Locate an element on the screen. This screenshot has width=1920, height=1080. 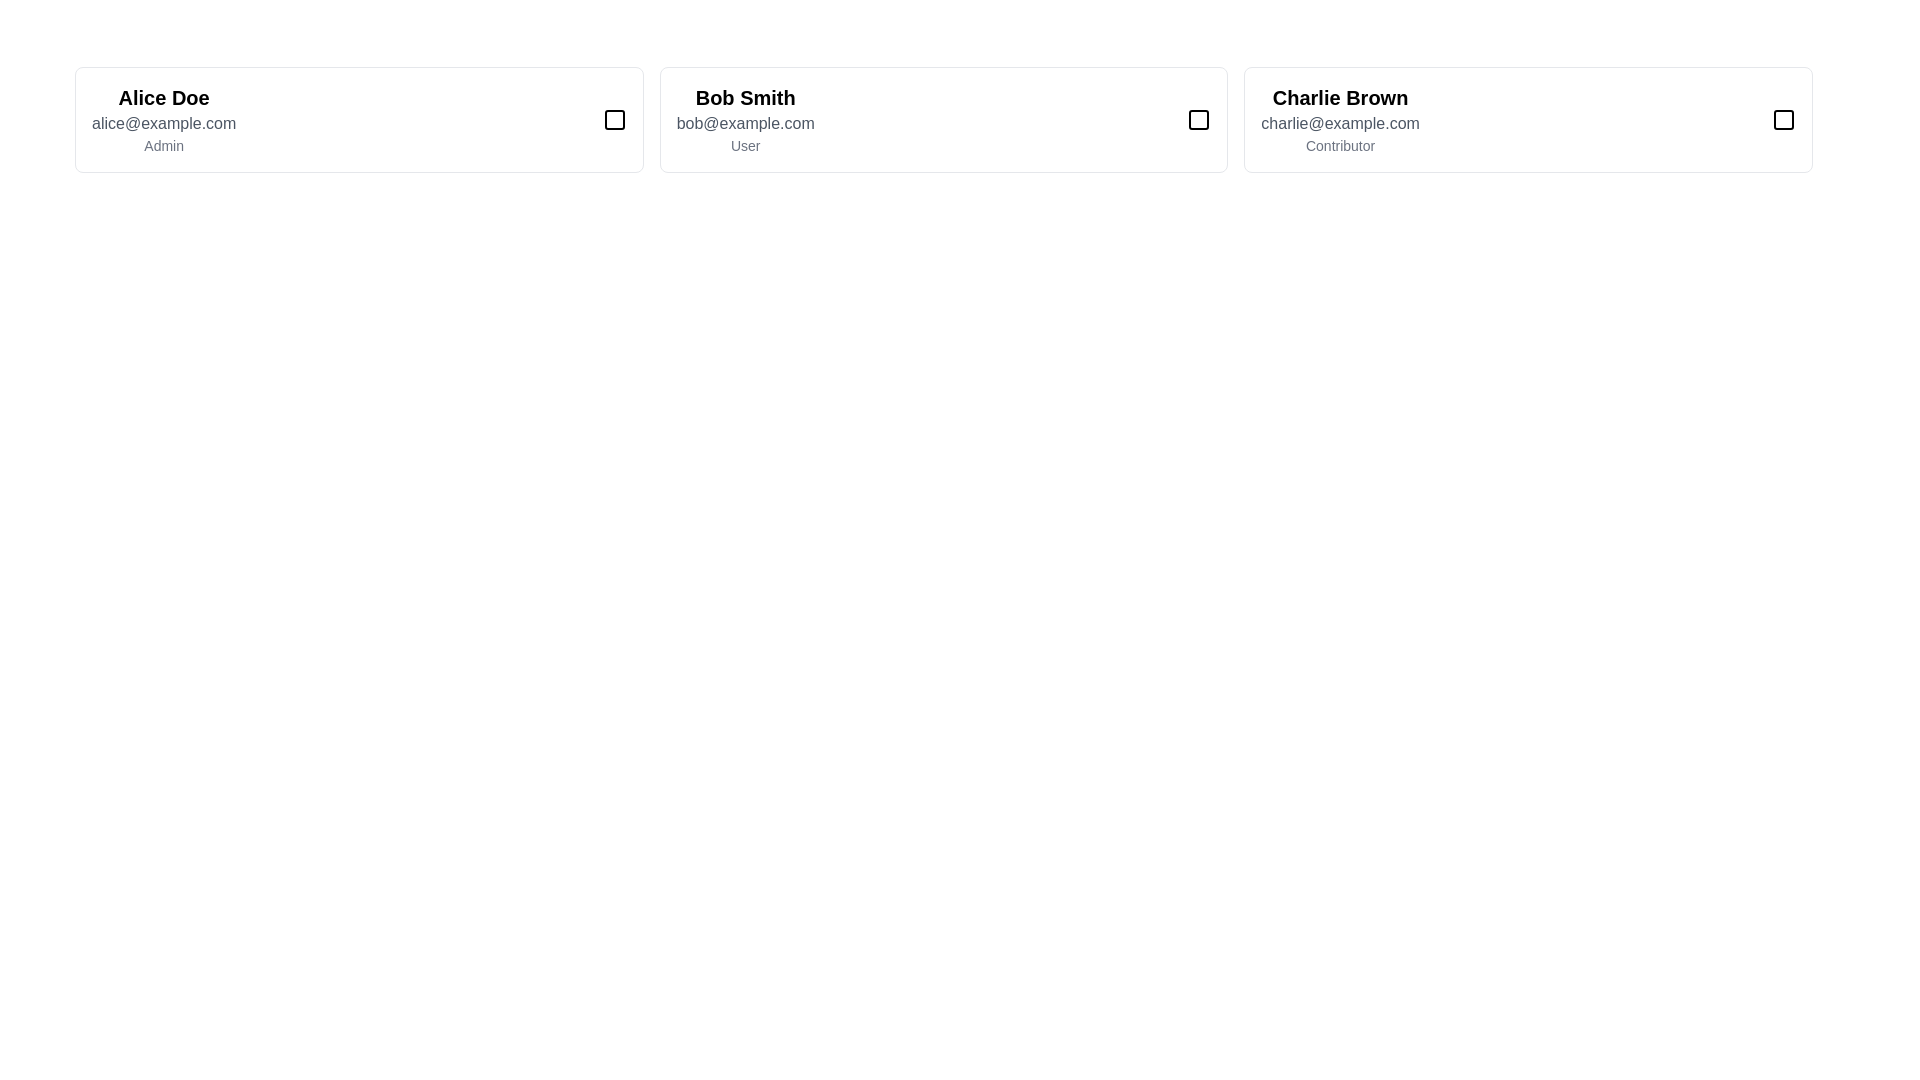
the icon located at the top-right corner of the user card labeled 'Alice Doe' is located at coordinates (613, 119).